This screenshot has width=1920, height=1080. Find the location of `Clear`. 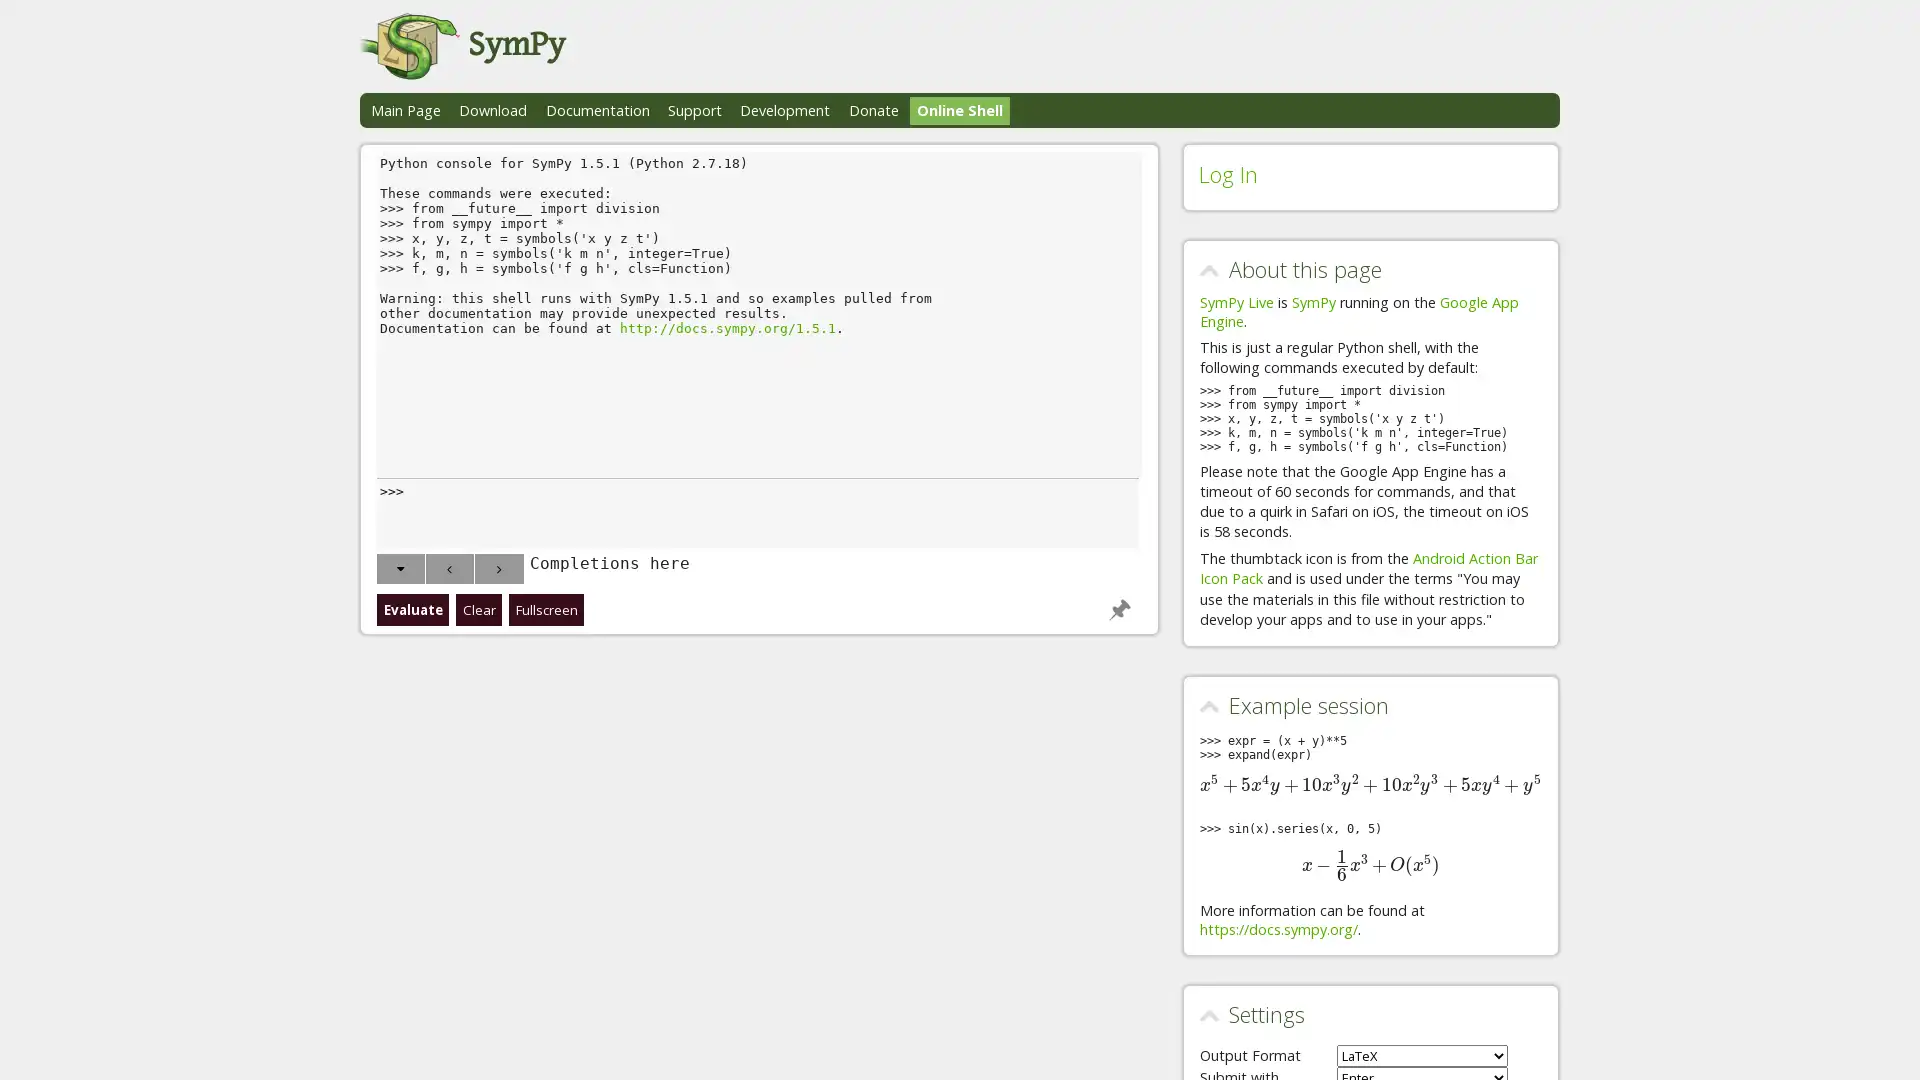

Clear is located at coordinates (477, 608).